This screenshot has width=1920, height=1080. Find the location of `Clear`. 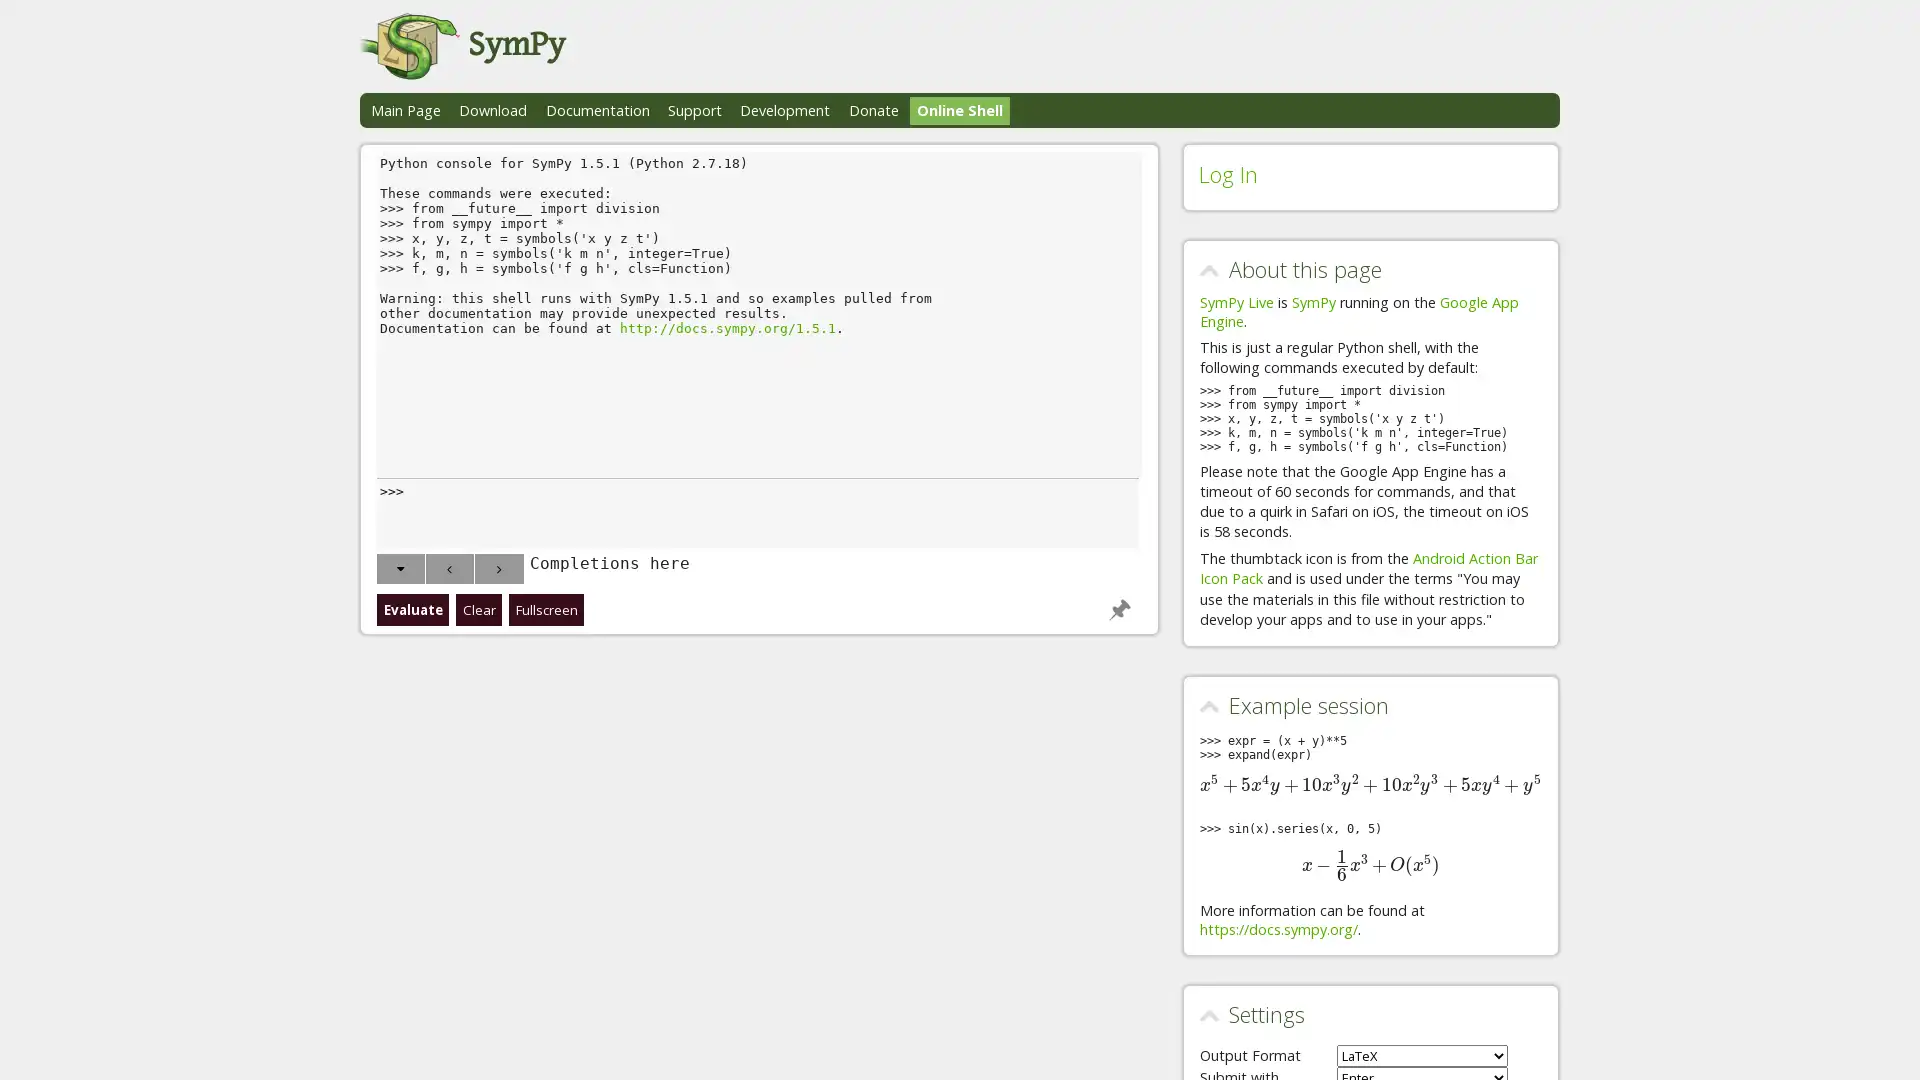

Clear is located at coordinates (477, 608).